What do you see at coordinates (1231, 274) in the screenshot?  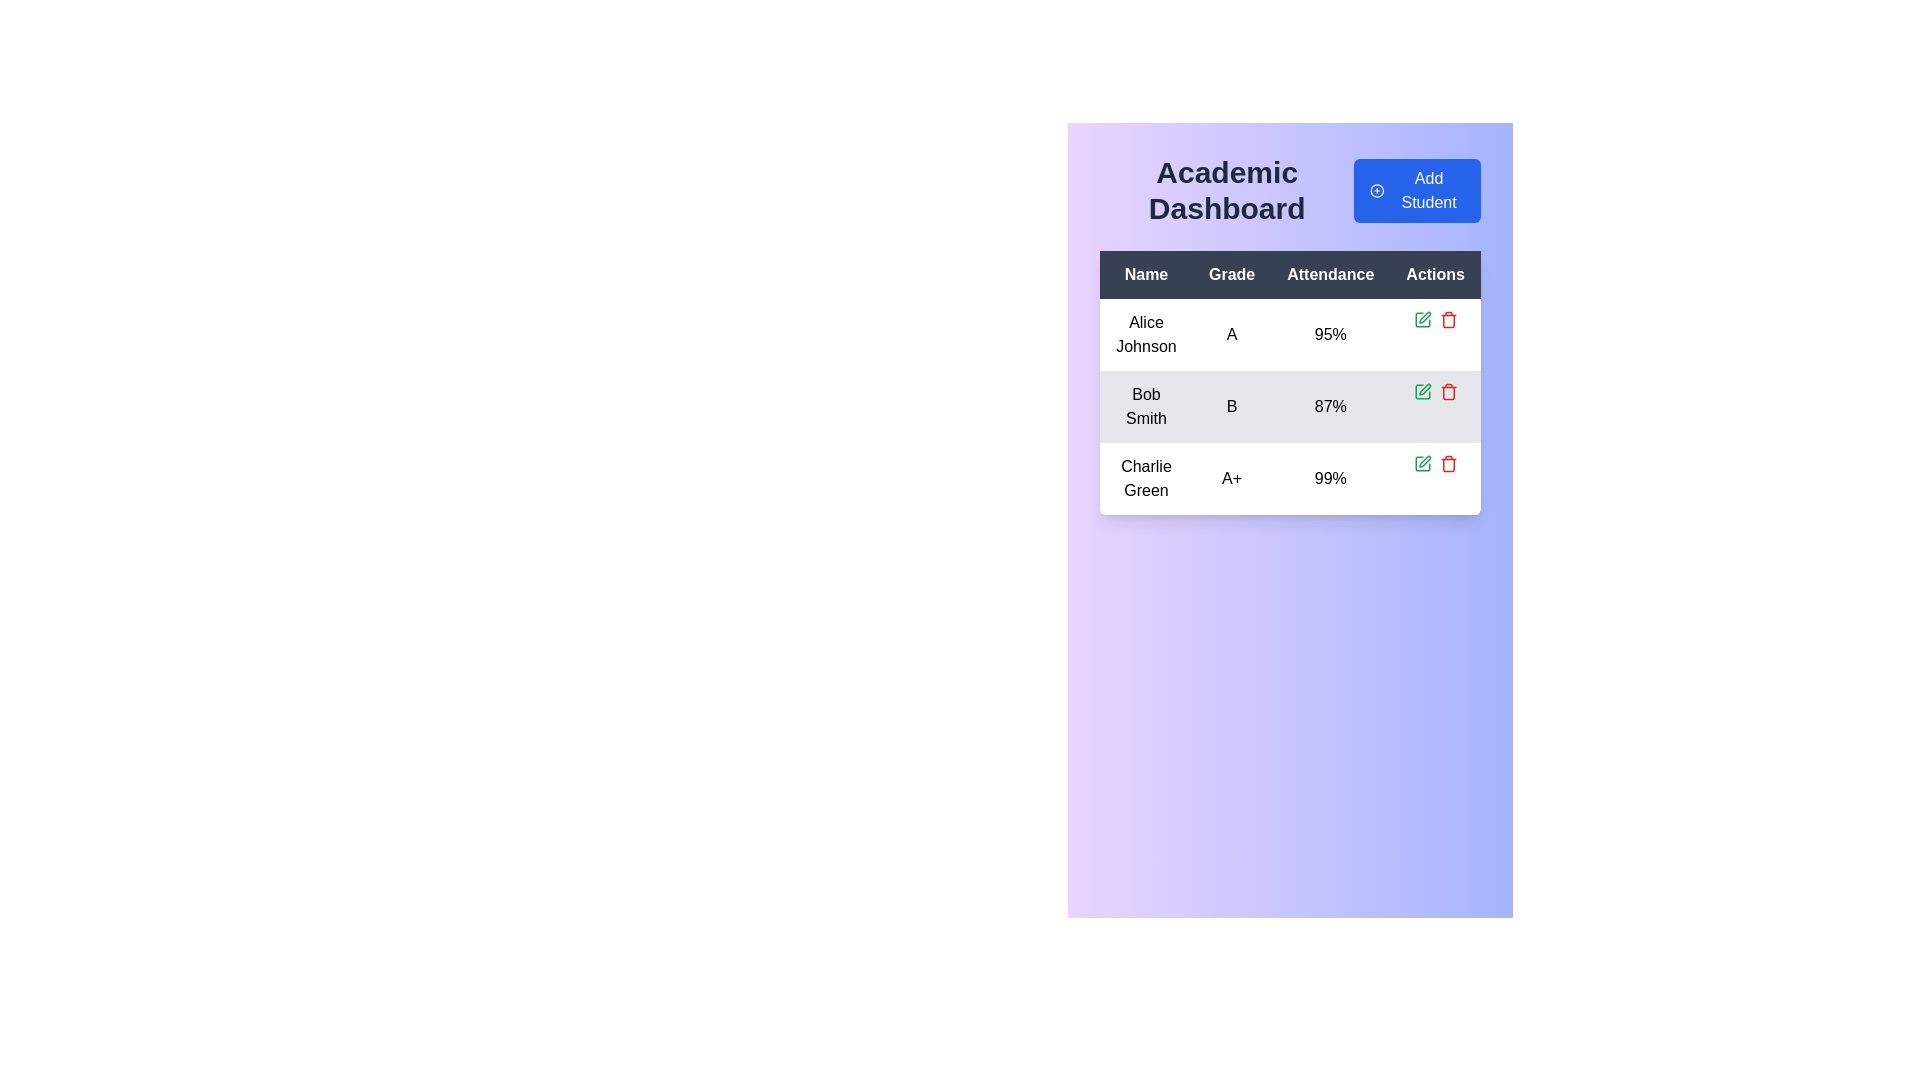 I see `the 'Grade' table header cell, which is the second item in the table header row, displaying white text on a dark background` at bounding box center [1231, 274].